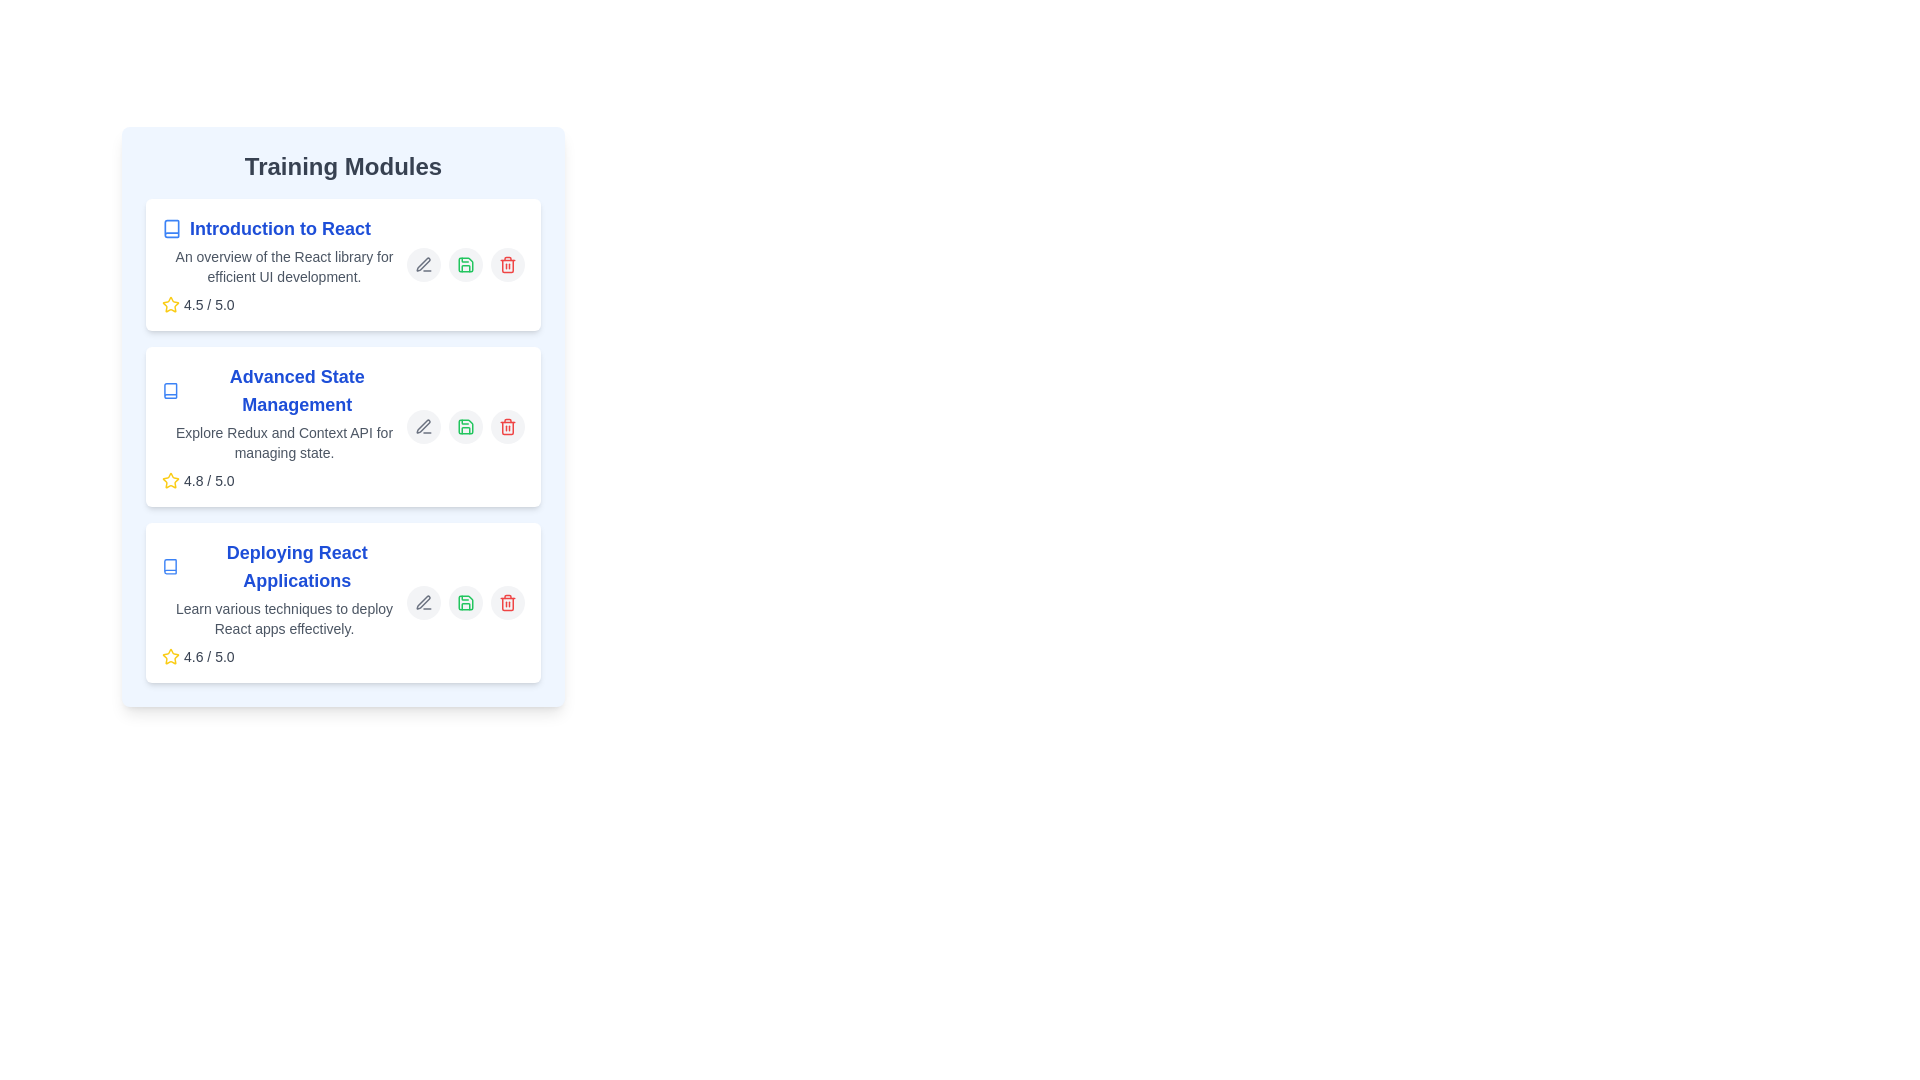  I want to click on the red trash icon button located on the right-most side of the 'Deploying React Applications' module card in the 'Training Modules' section, so click(508, 601).